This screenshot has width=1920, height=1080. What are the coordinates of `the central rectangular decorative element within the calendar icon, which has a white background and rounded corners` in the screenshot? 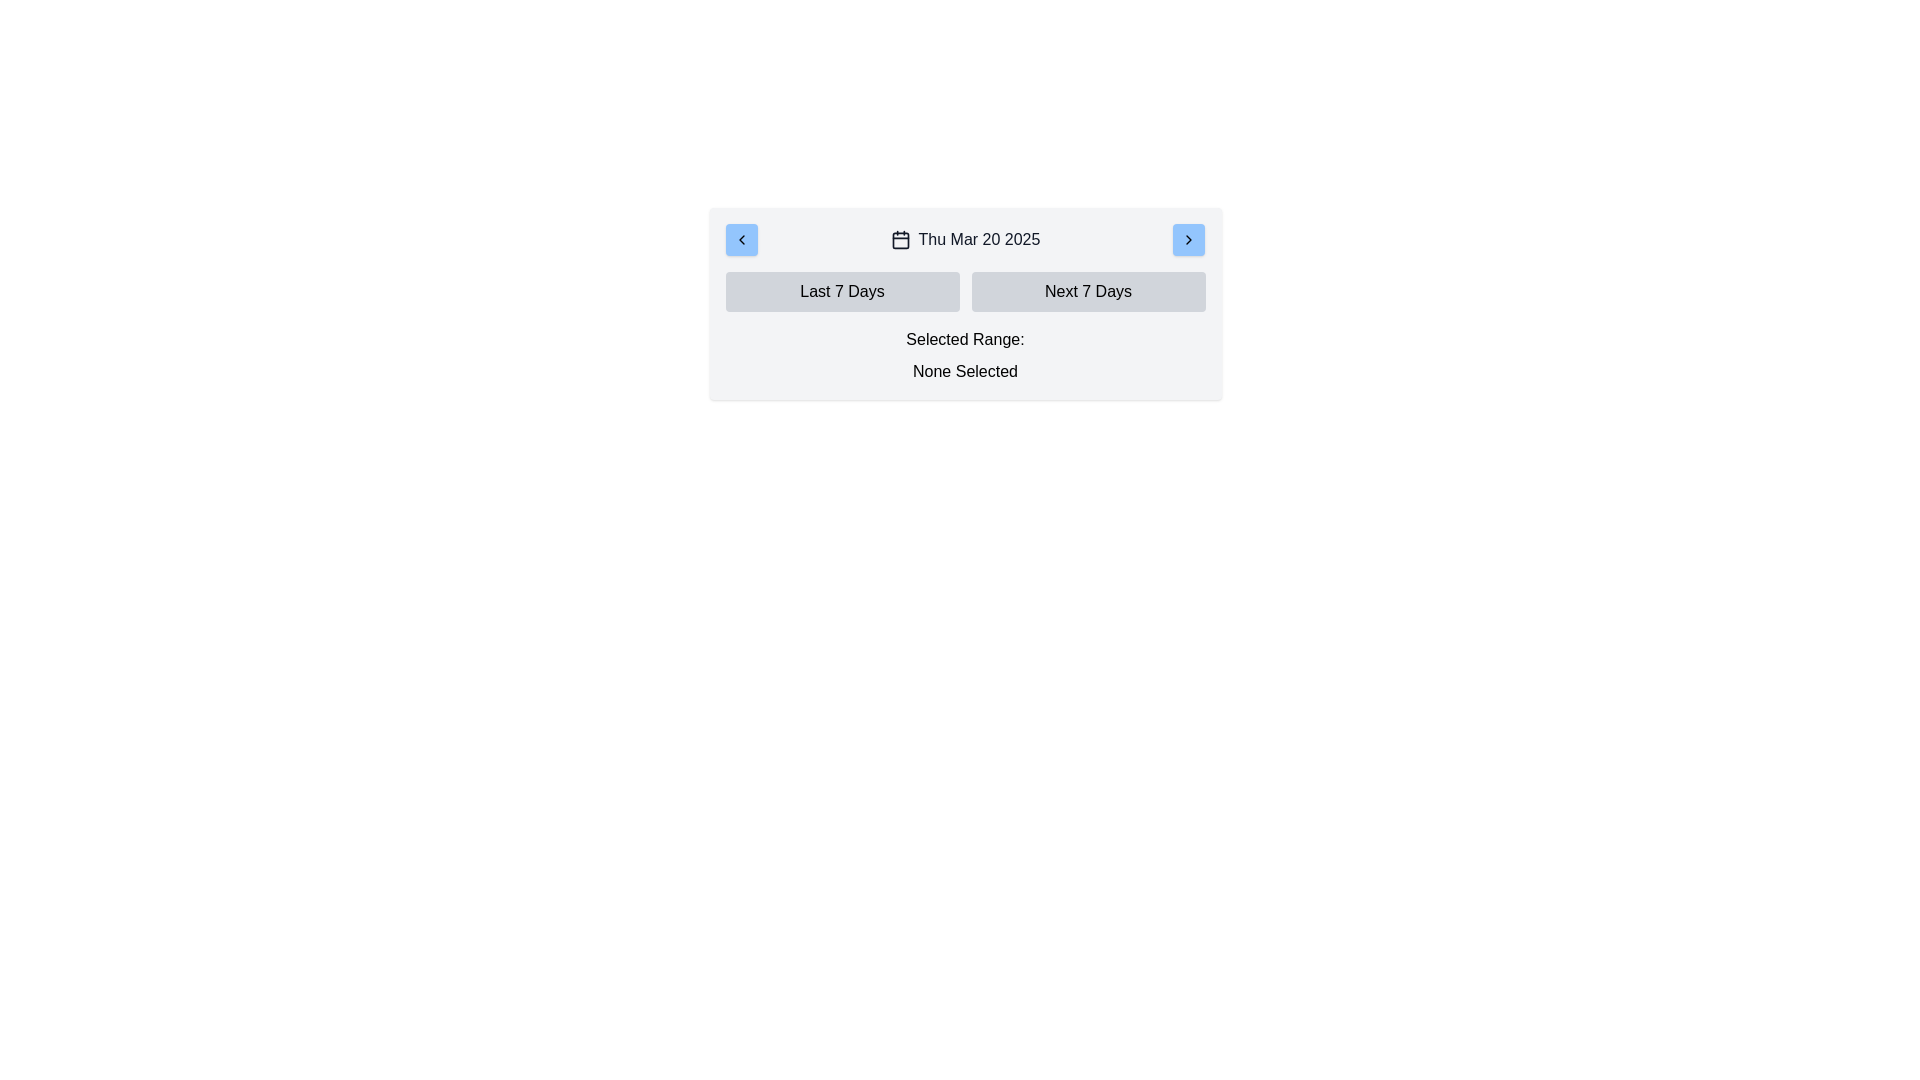 It's located at (899, 239).